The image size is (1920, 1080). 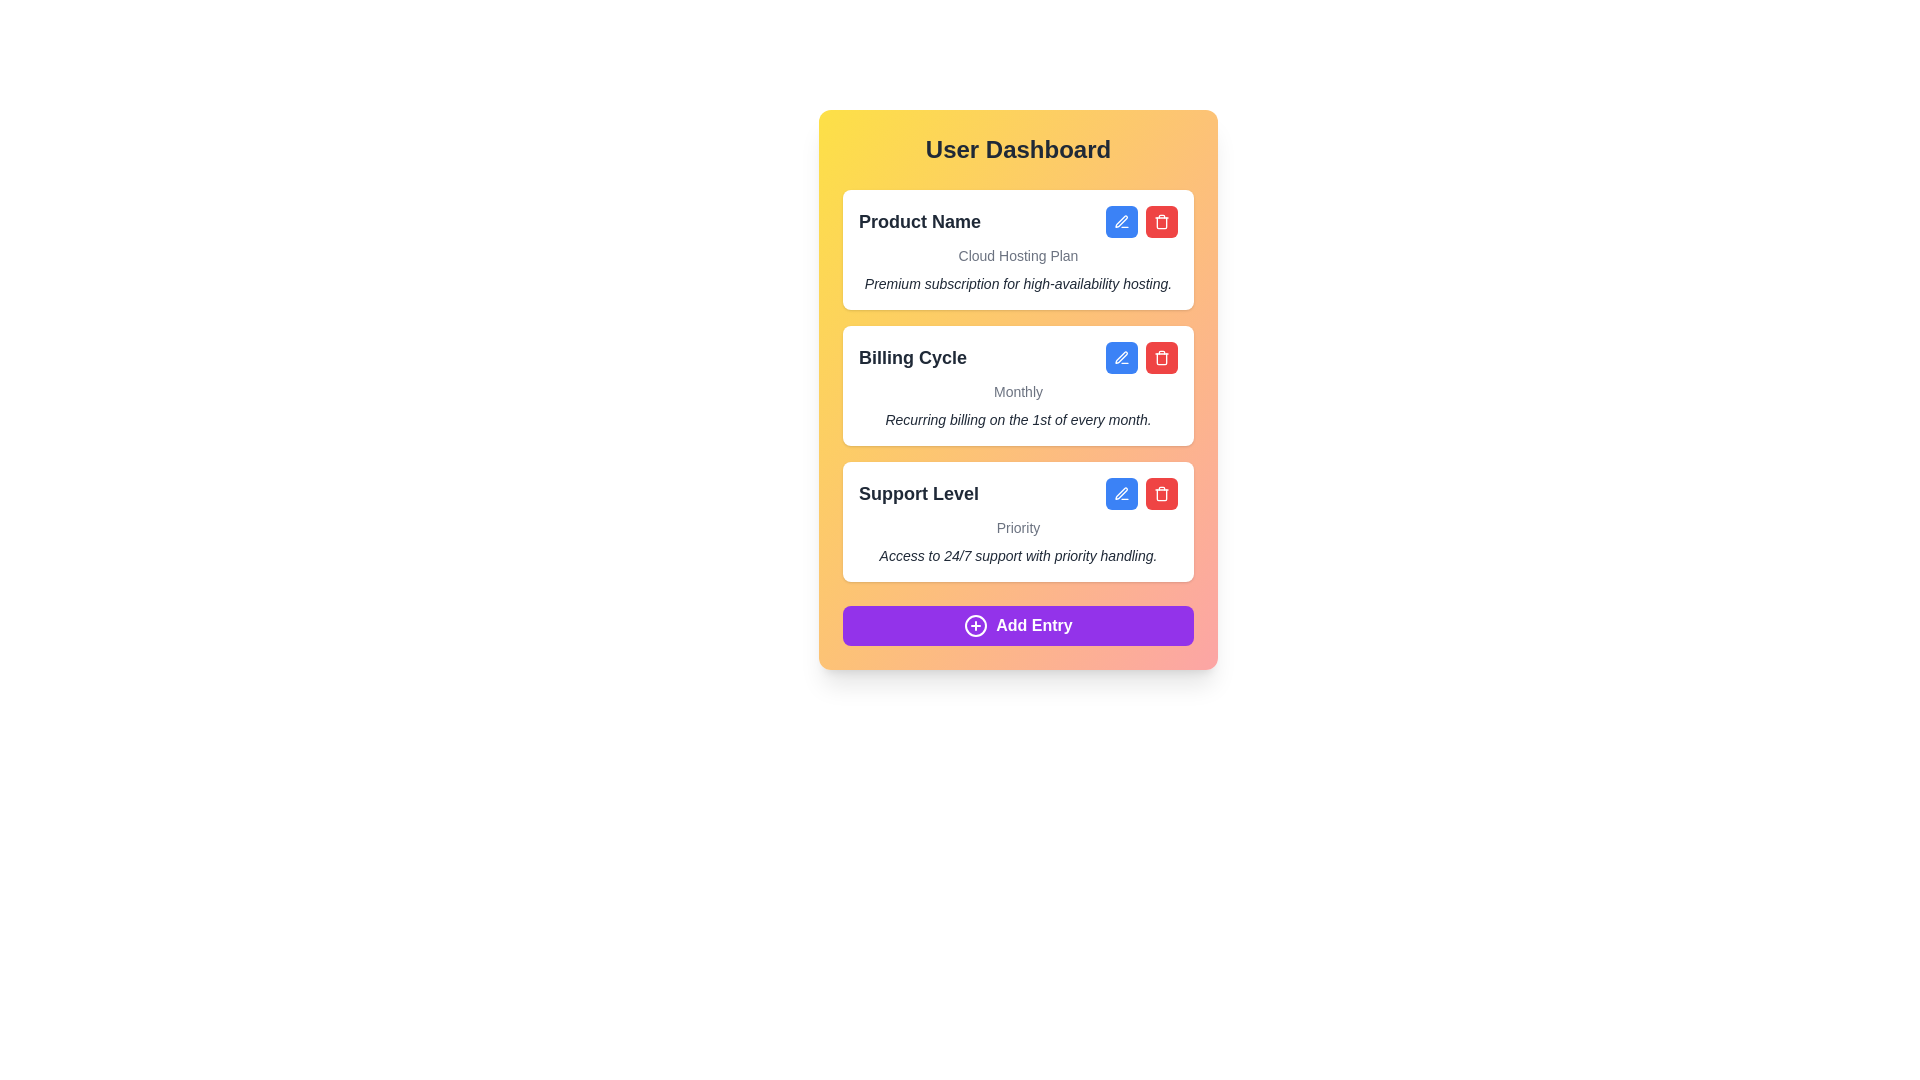 I want to click on title of the heading element styled as an H1-equivalent located at the top of the user dashboard panel, so click(x=1018, y=149).